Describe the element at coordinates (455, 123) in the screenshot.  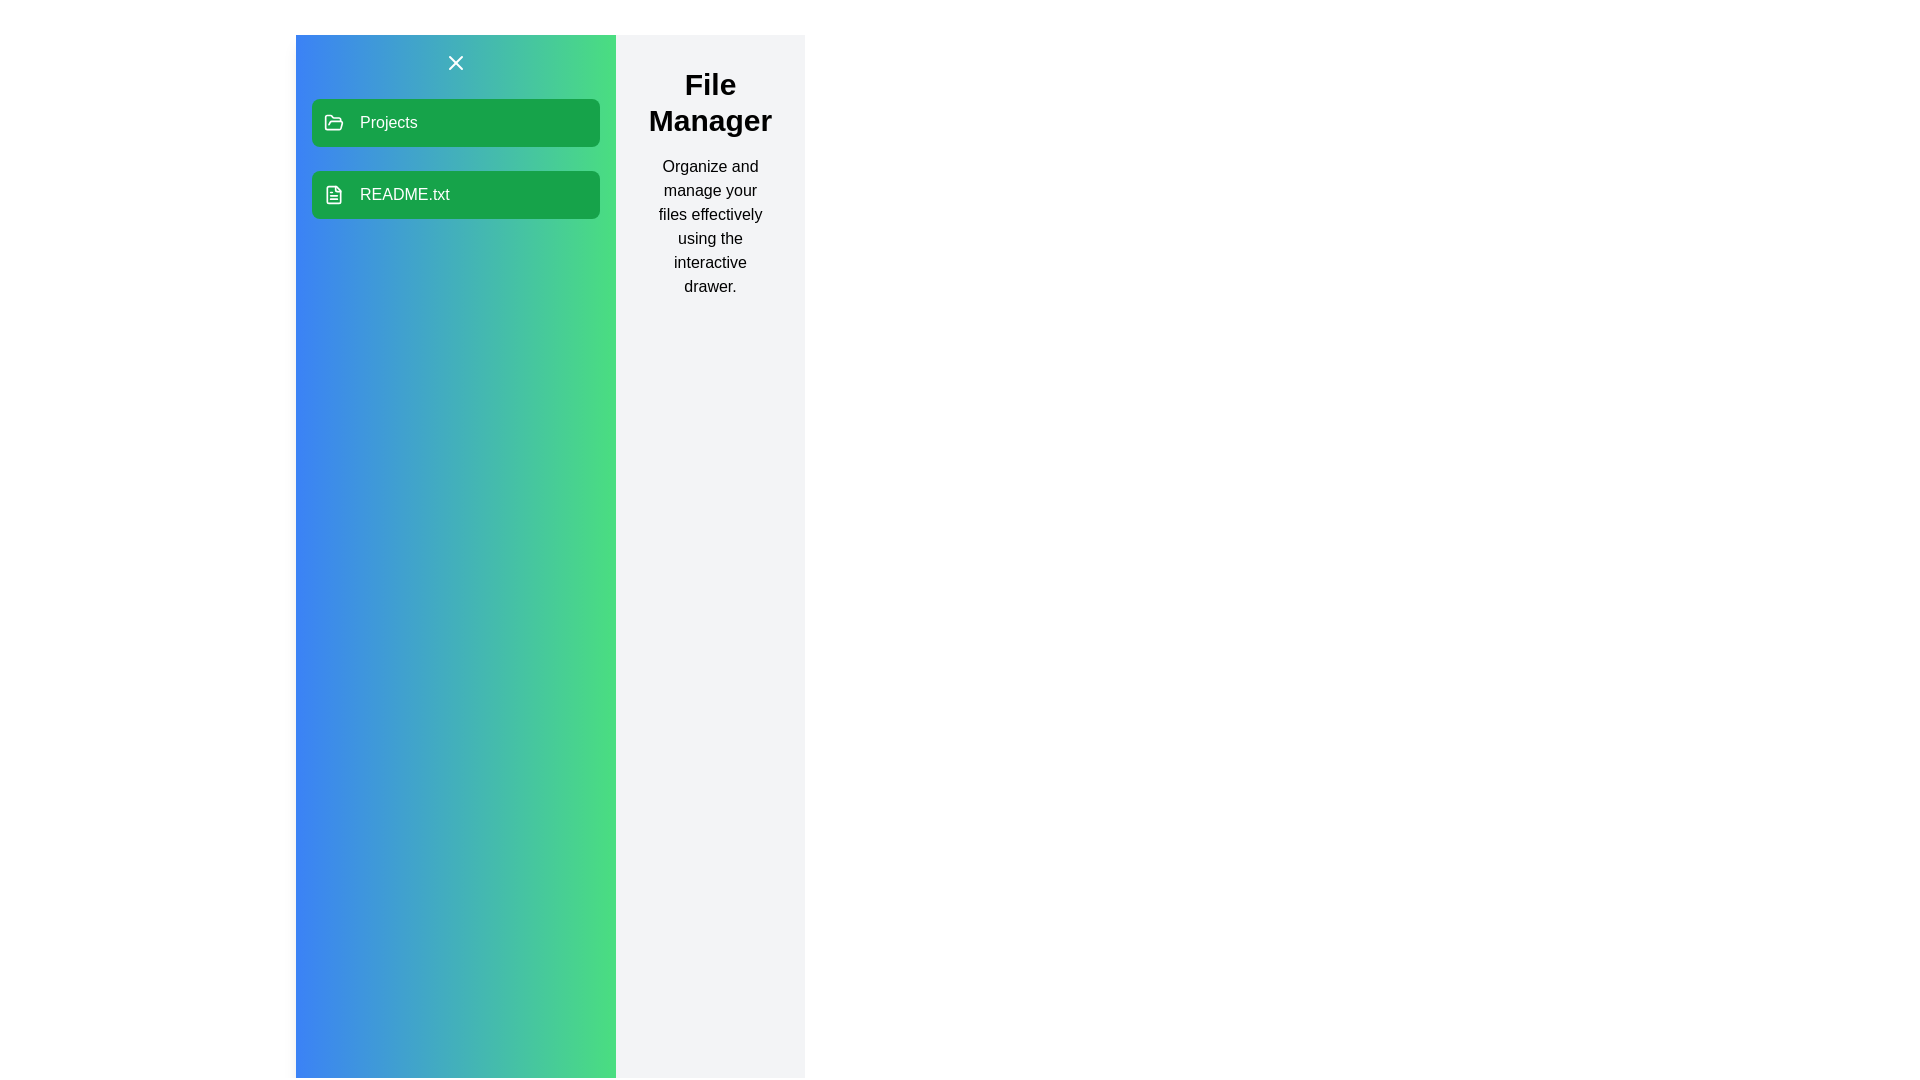
I see `the 'Projects' folder to view its contents` at that location.